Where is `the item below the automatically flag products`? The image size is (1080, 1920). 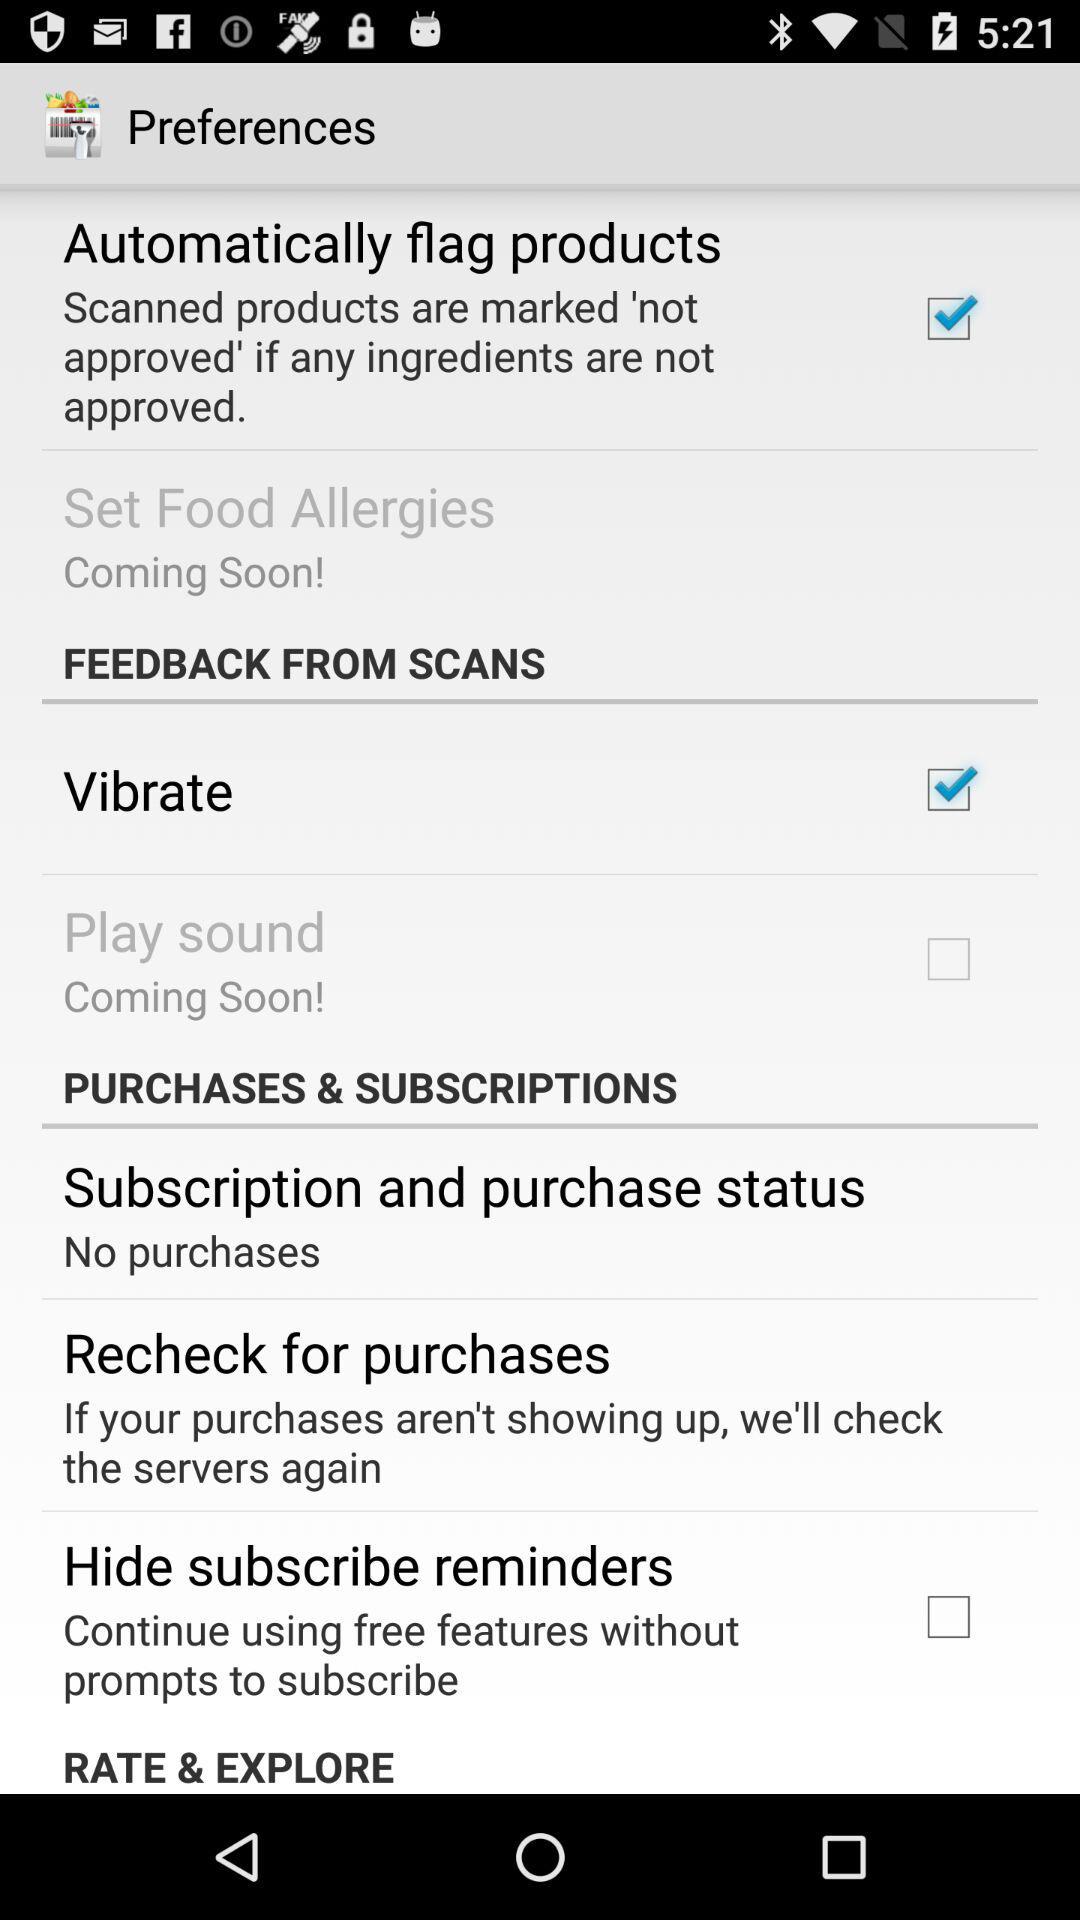 the item below the automatically flag products is located at coordinates (463, 355).